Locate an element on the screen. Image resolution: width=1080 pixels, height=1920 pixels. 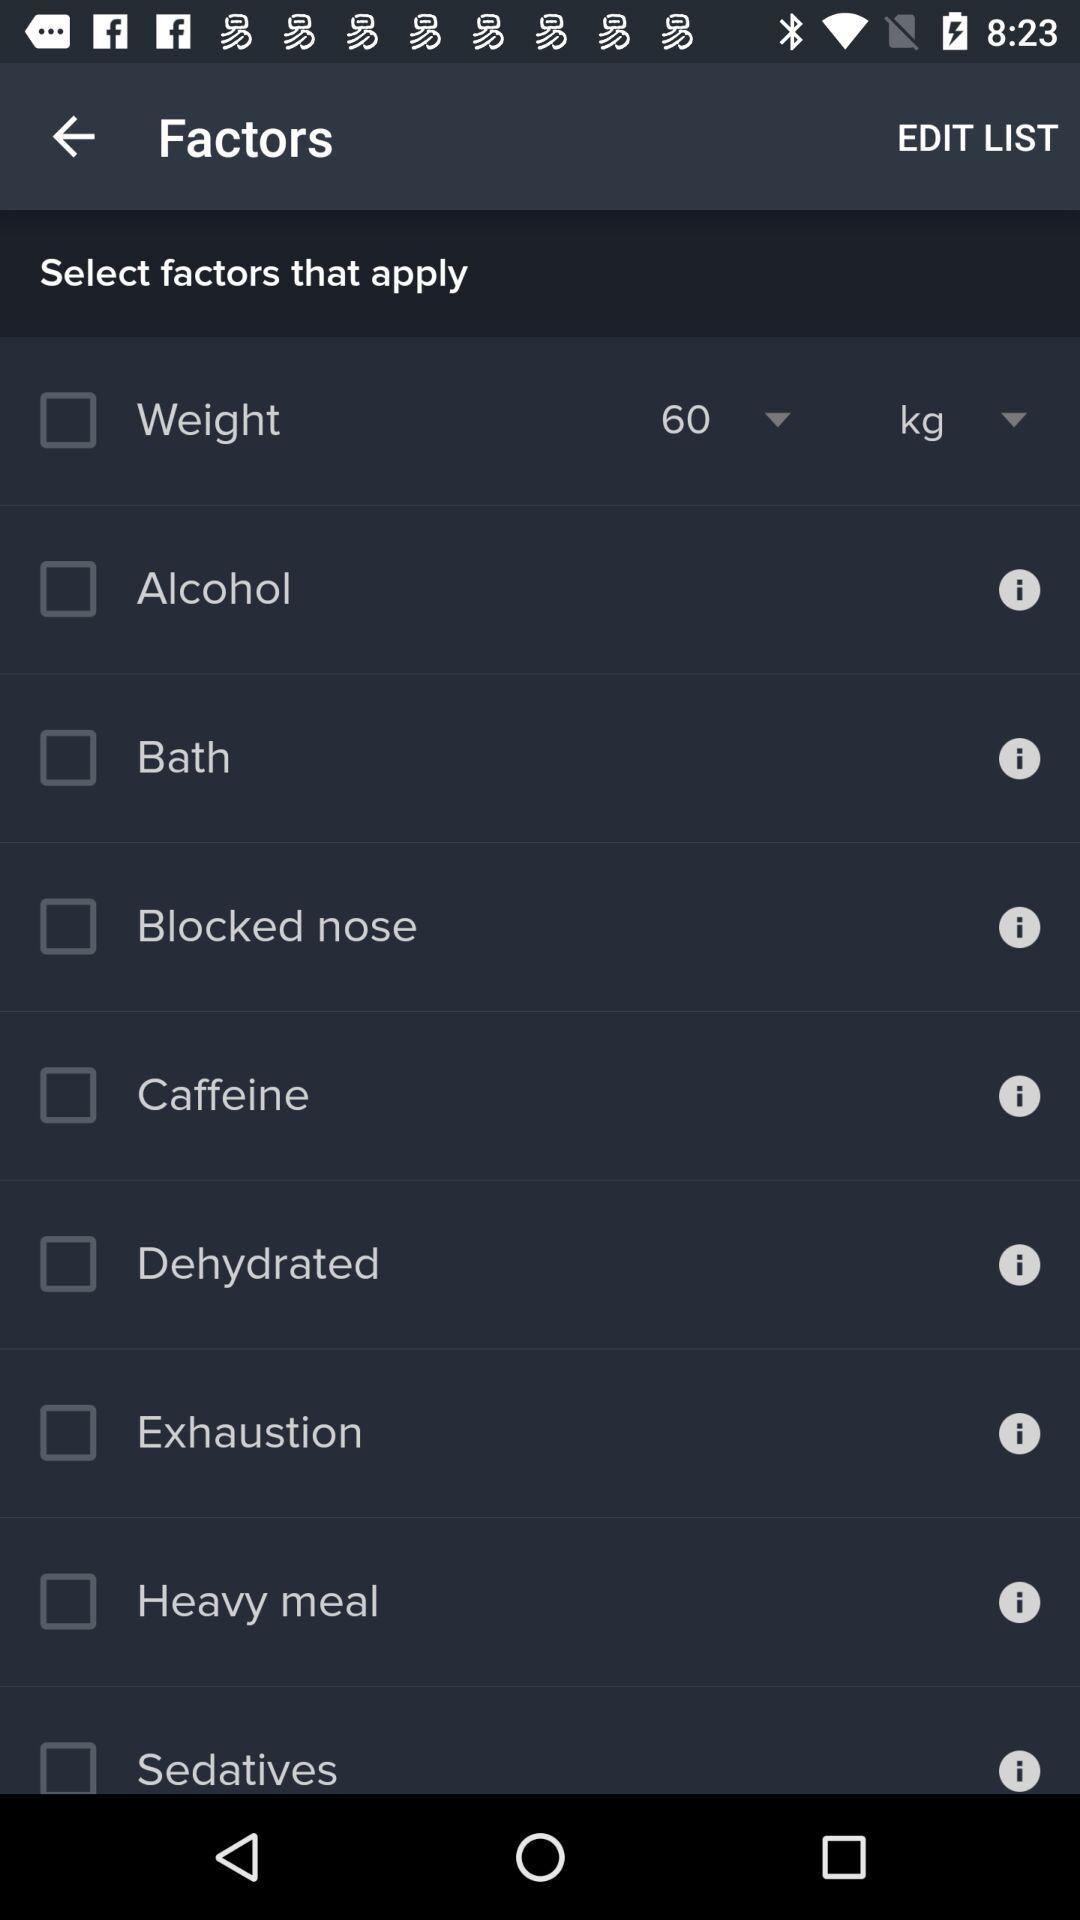
kg icon is located at coordinates (922, 419).